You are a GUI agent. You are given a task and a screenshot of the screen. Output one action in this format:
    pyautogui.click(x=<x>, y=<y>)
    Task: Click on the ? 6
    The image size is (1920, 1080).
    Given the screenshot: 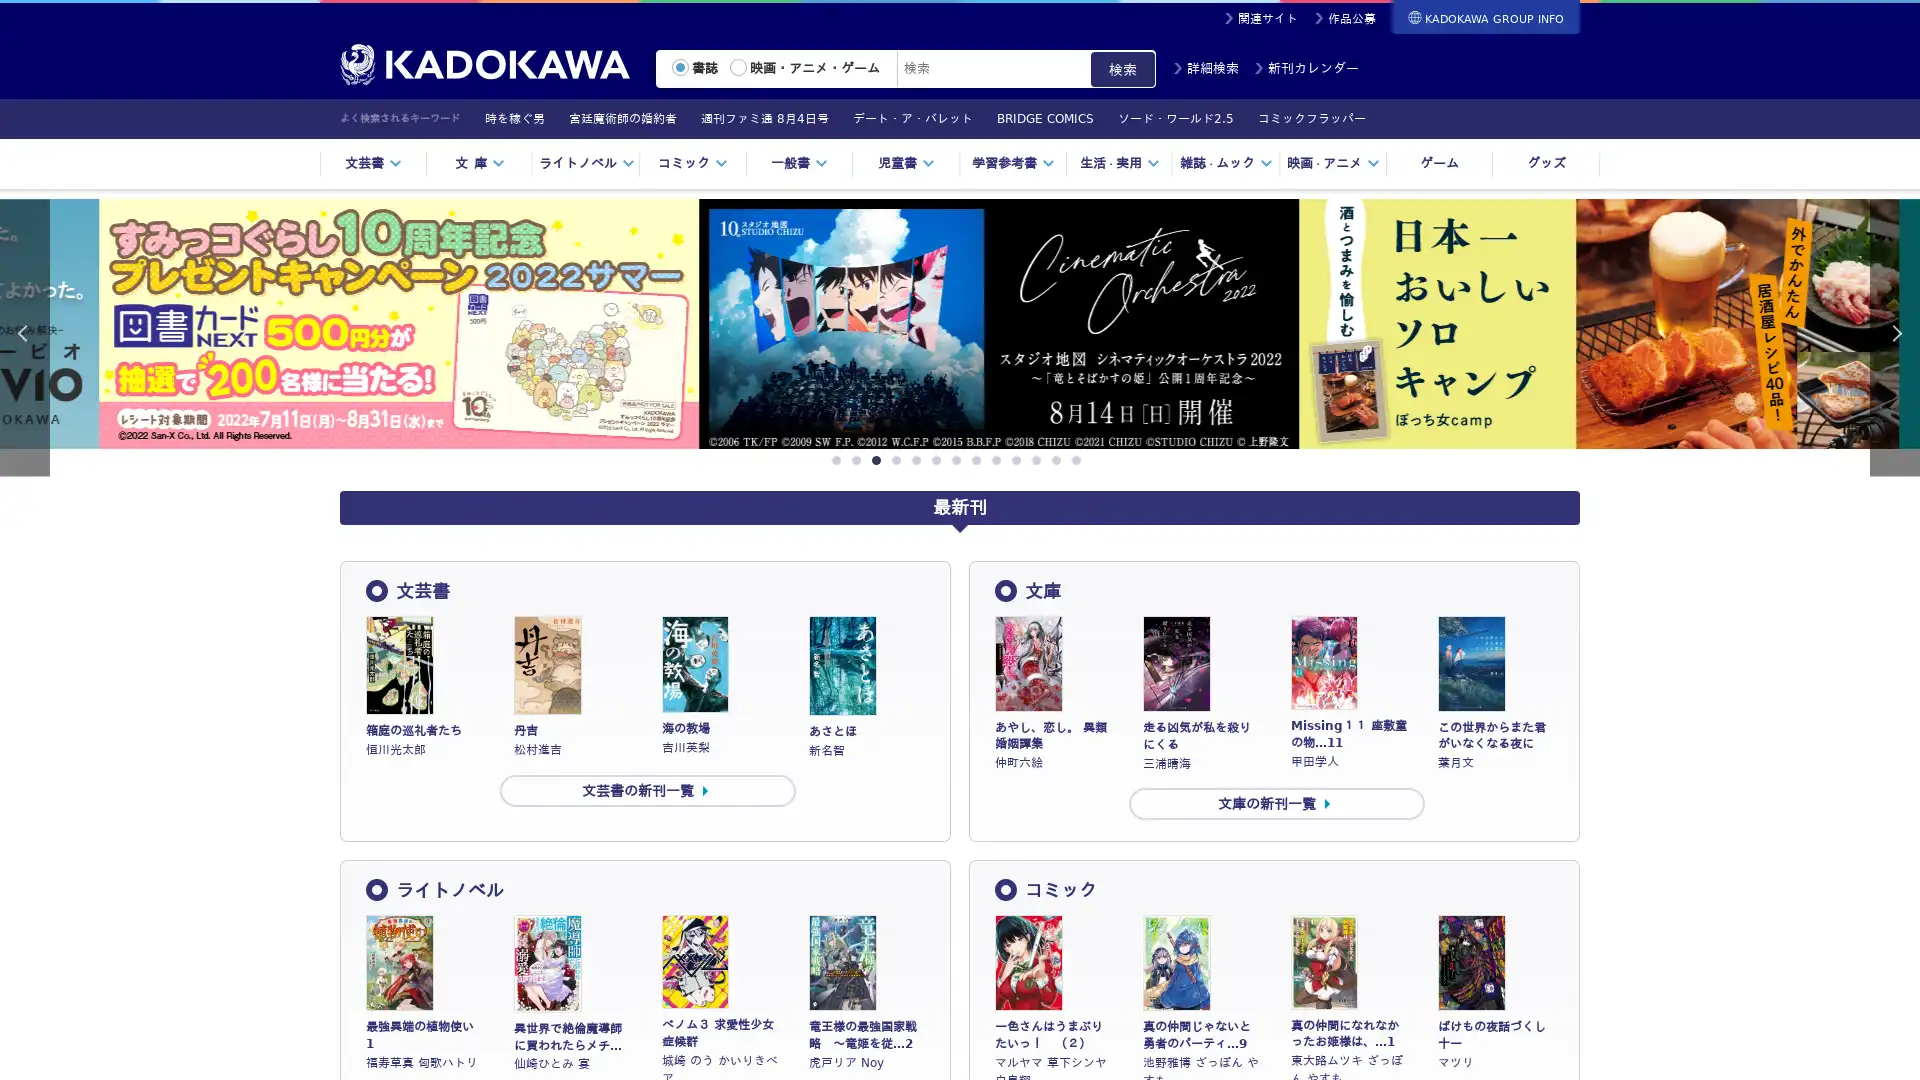 What is the action you would take?
    pyautogui.click(x=1053, y=150)
    